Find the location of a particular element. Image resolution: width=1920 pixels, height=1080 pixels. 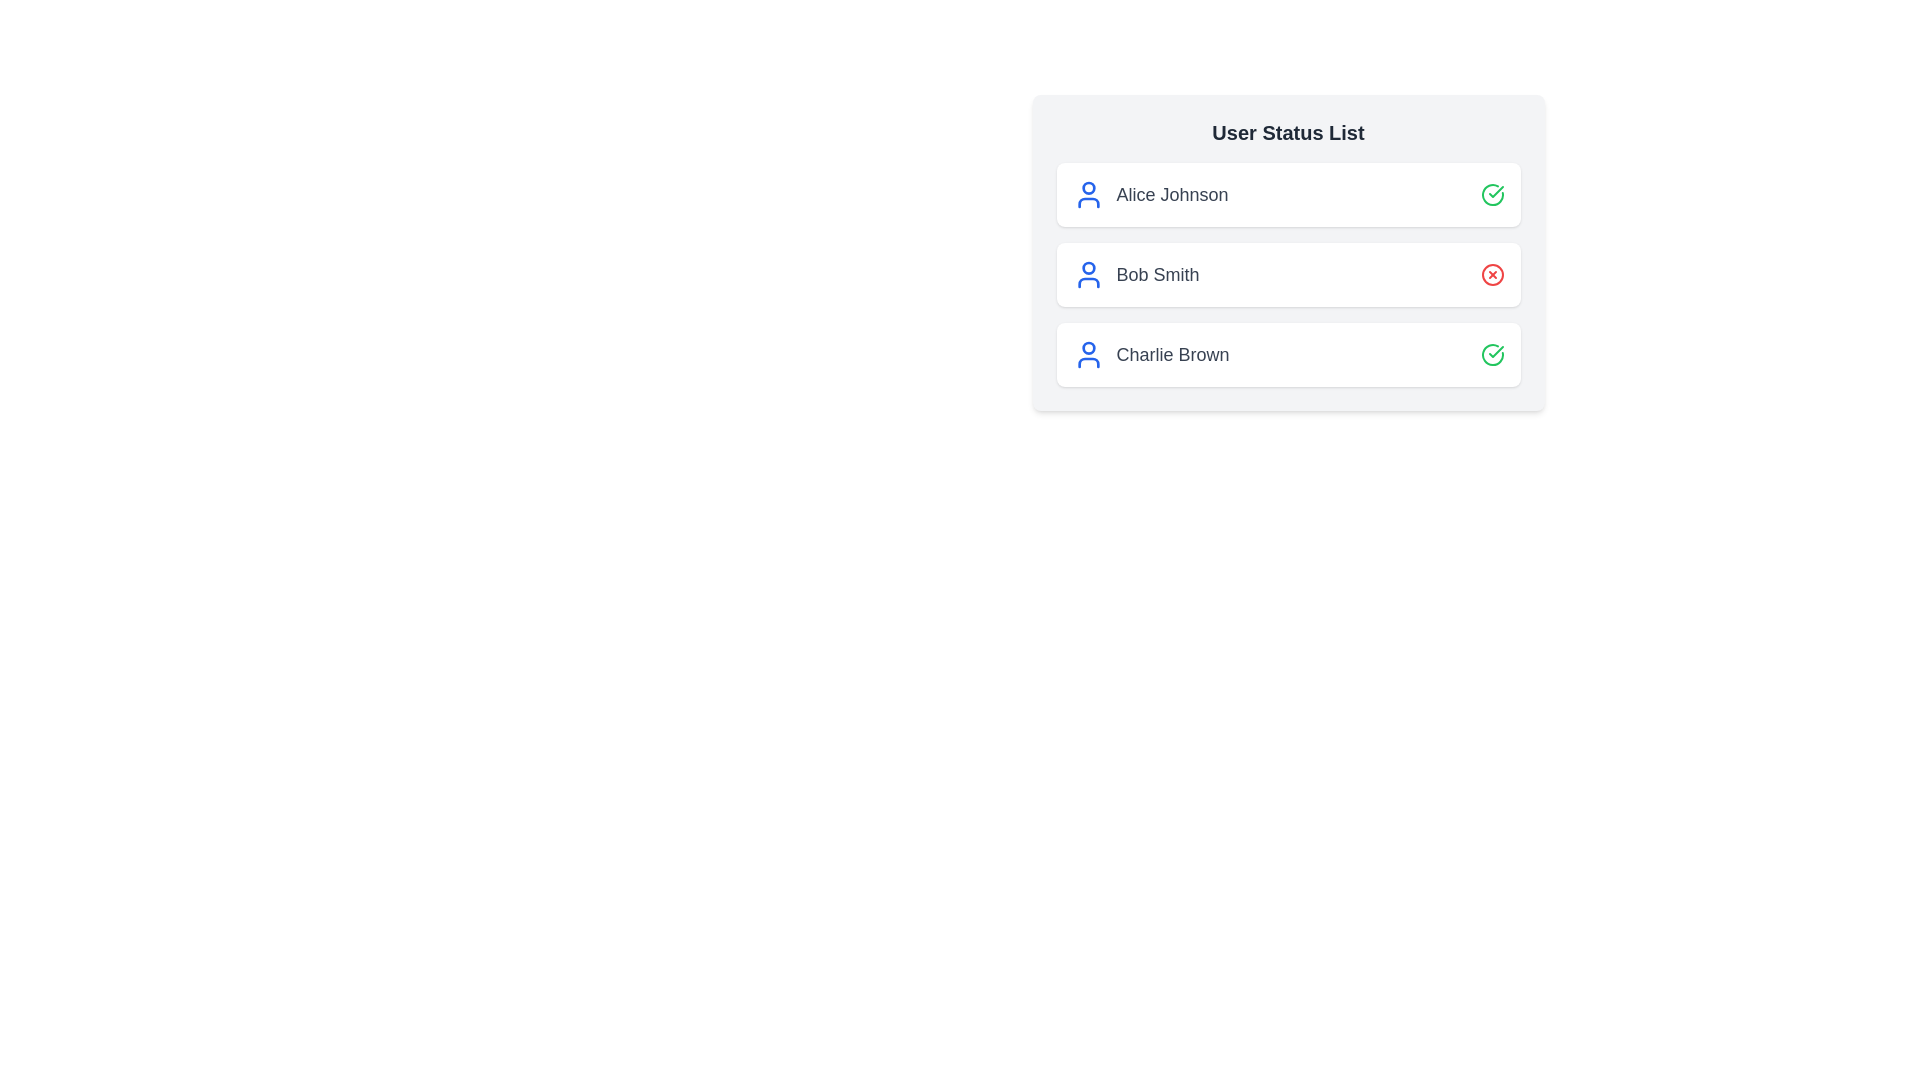

the user icon for Alice Johnson to trigger additional actions is located at coordinates (1087, 195).